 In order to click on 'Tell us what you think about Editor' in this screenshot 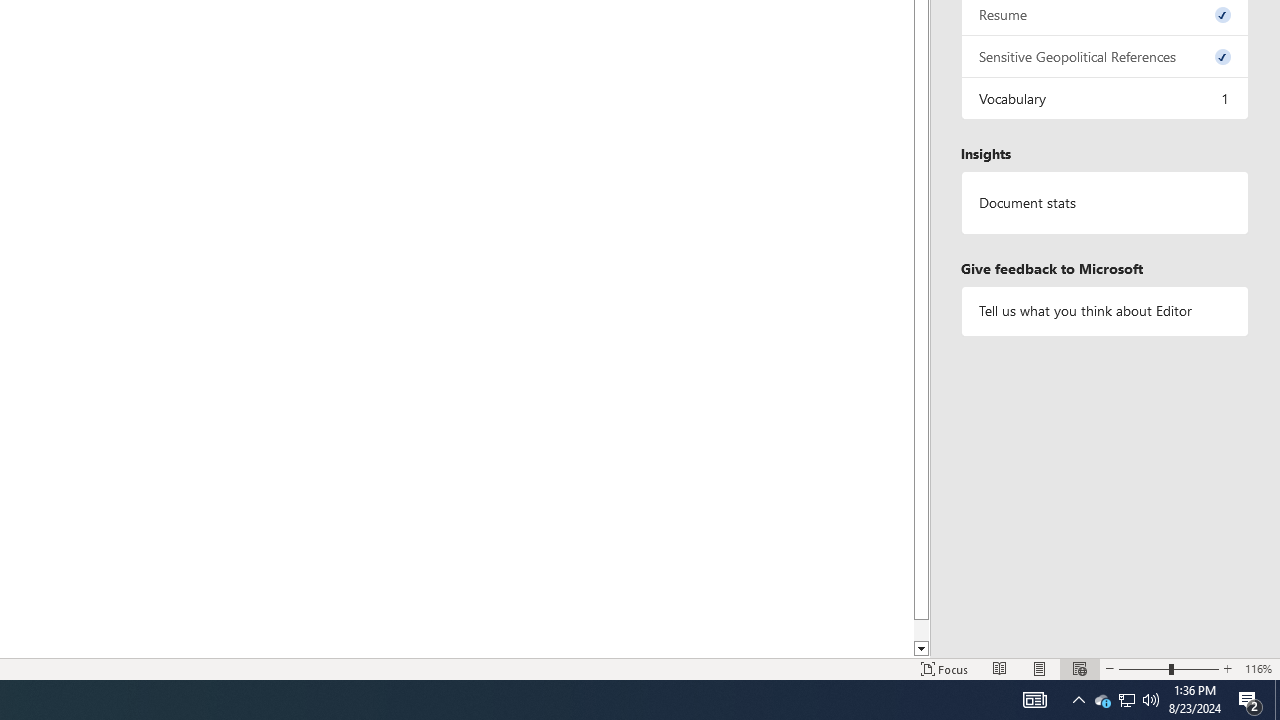, I will do `click(1104, 311)`.